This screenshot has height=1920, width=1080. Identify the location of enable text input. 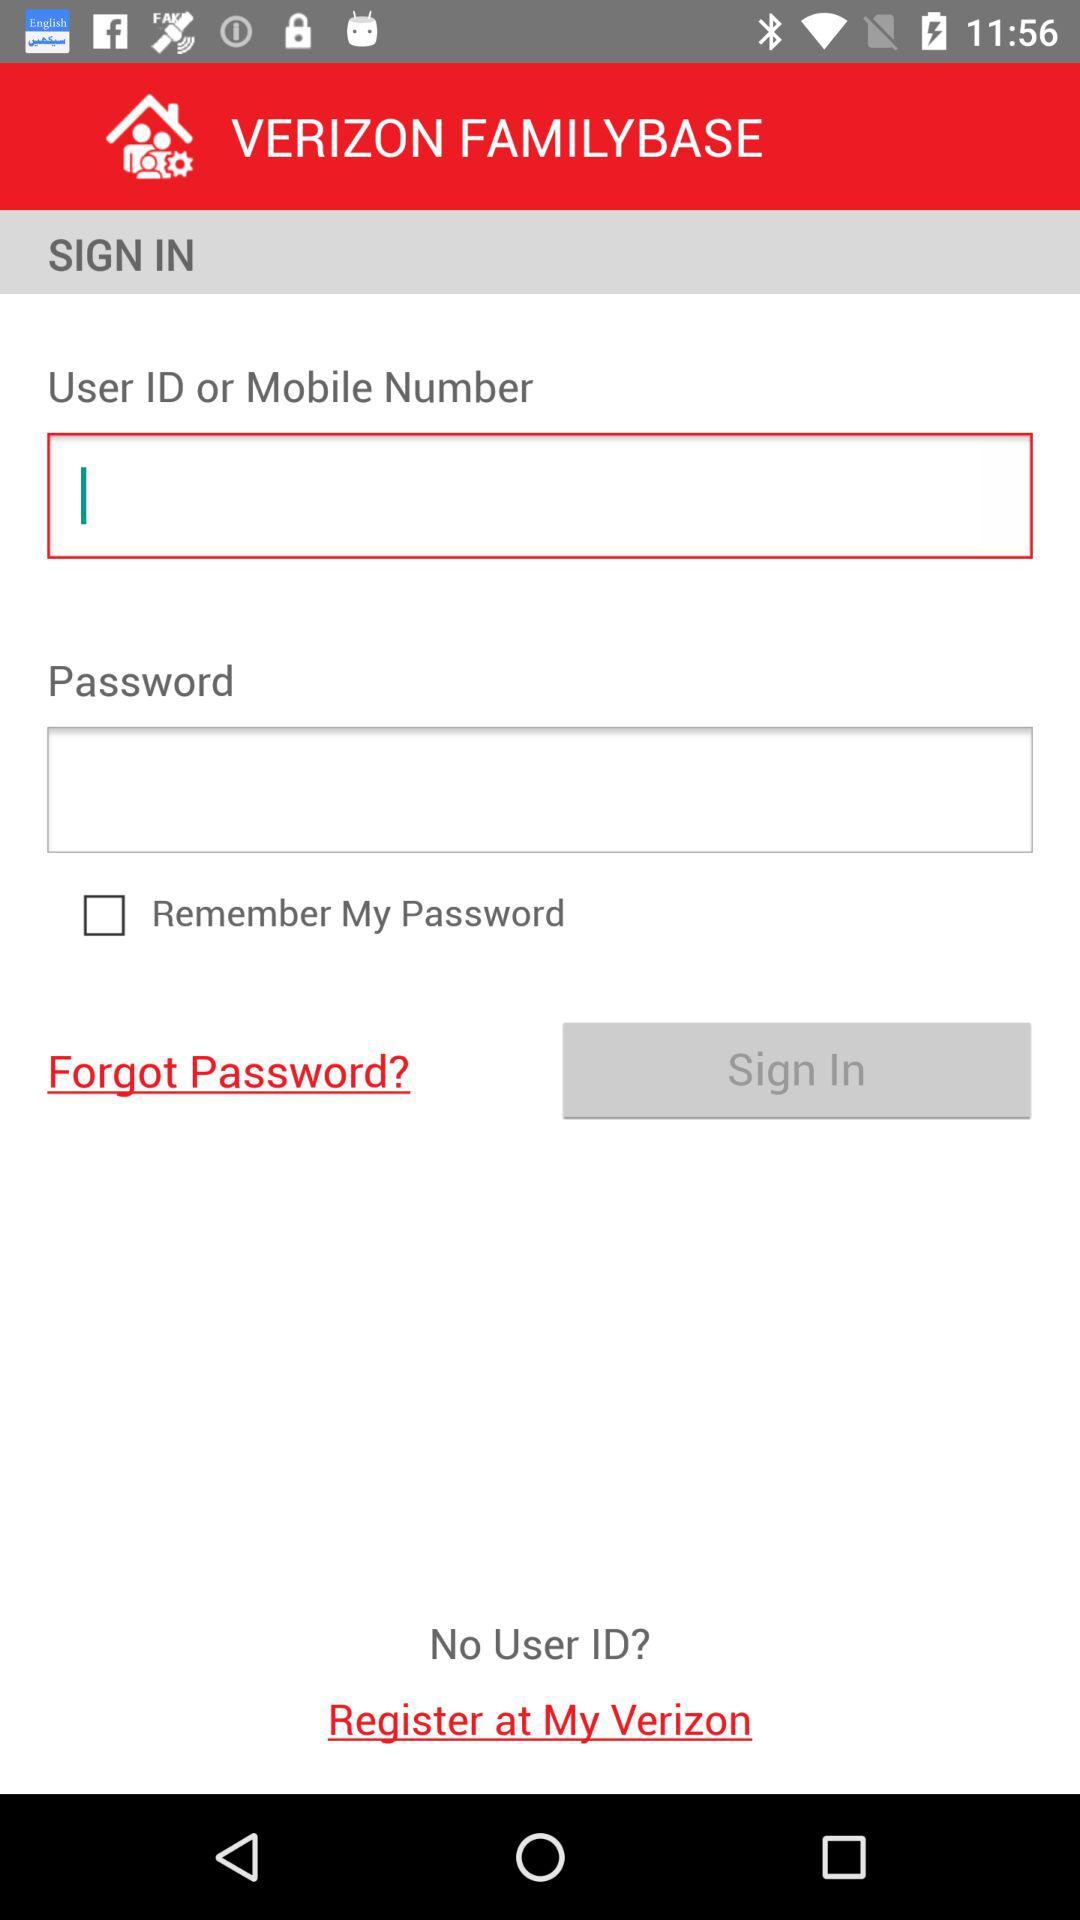
(540, 495).